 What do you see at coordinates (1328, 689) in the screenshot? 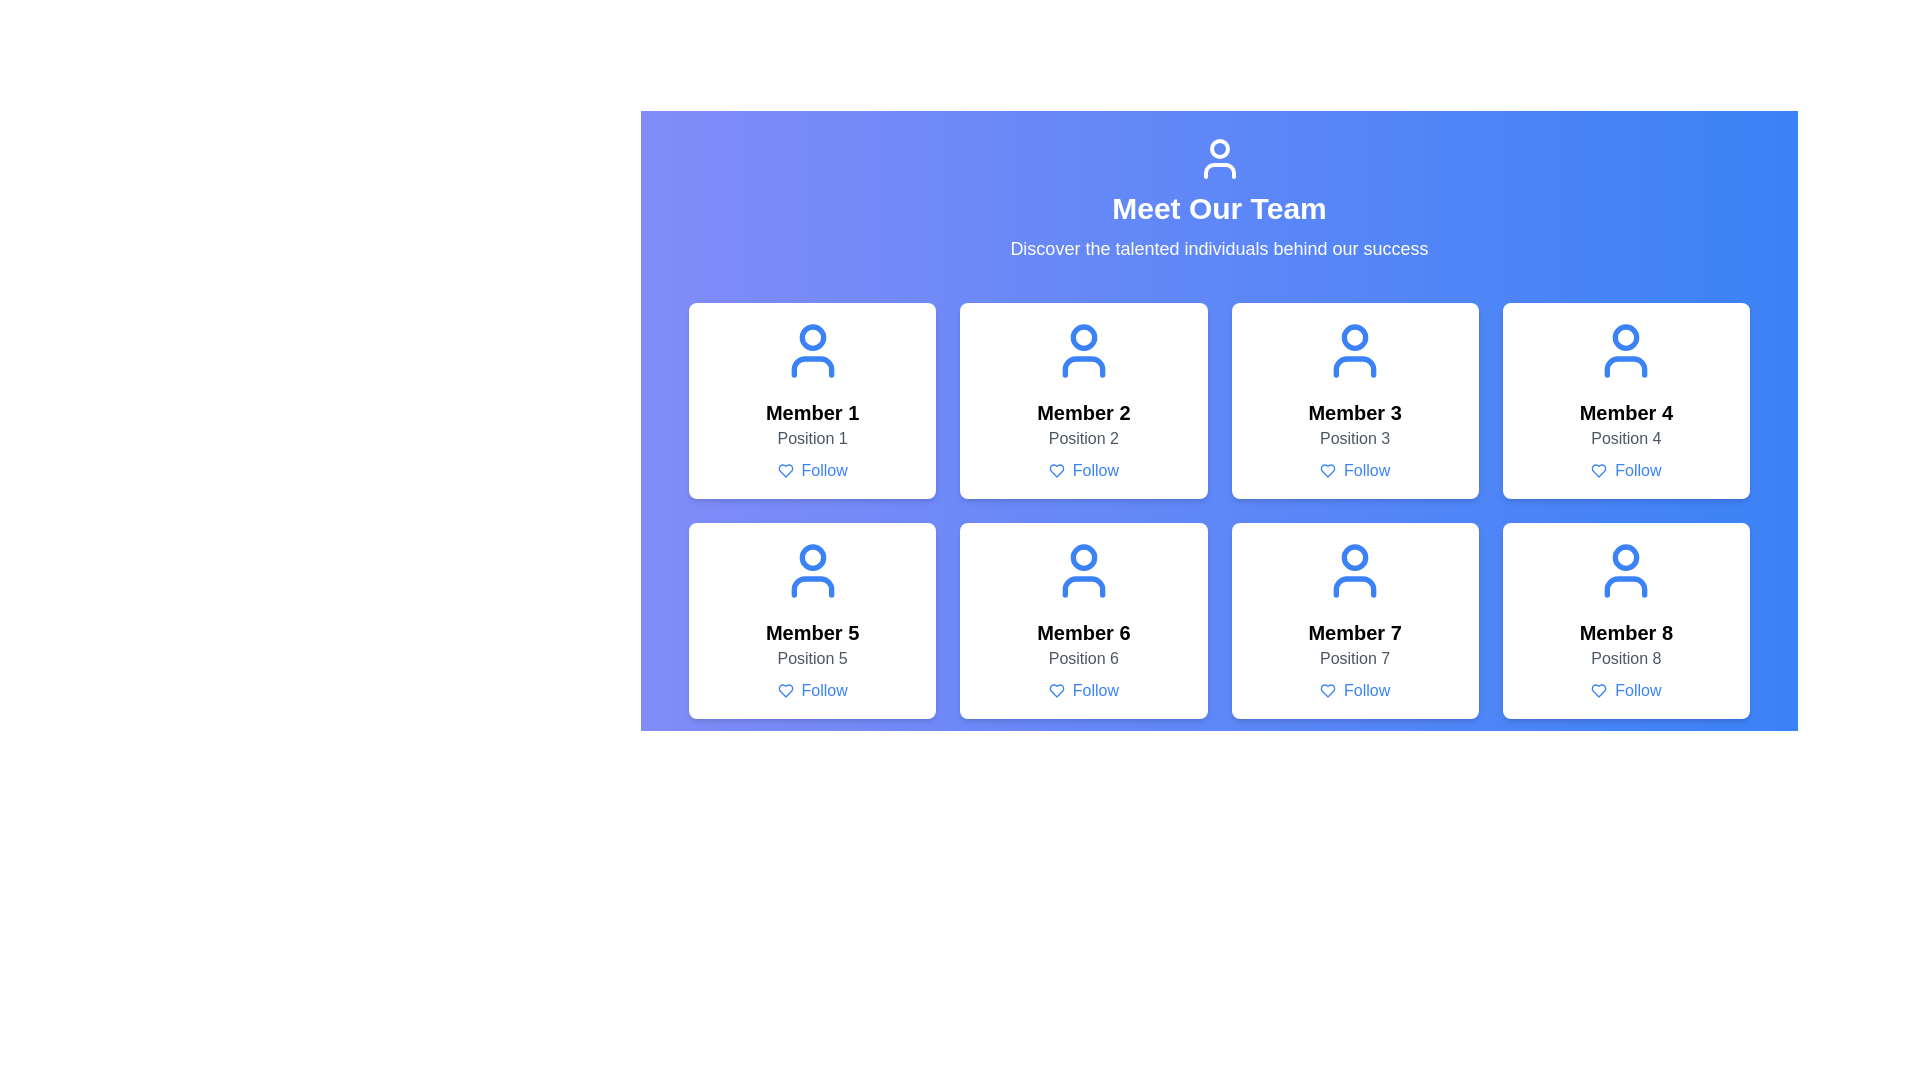
I see `the heart-shaped follow icon for Member 7 located at the bottom-center of the interface` at bounding box center [1328, 689].